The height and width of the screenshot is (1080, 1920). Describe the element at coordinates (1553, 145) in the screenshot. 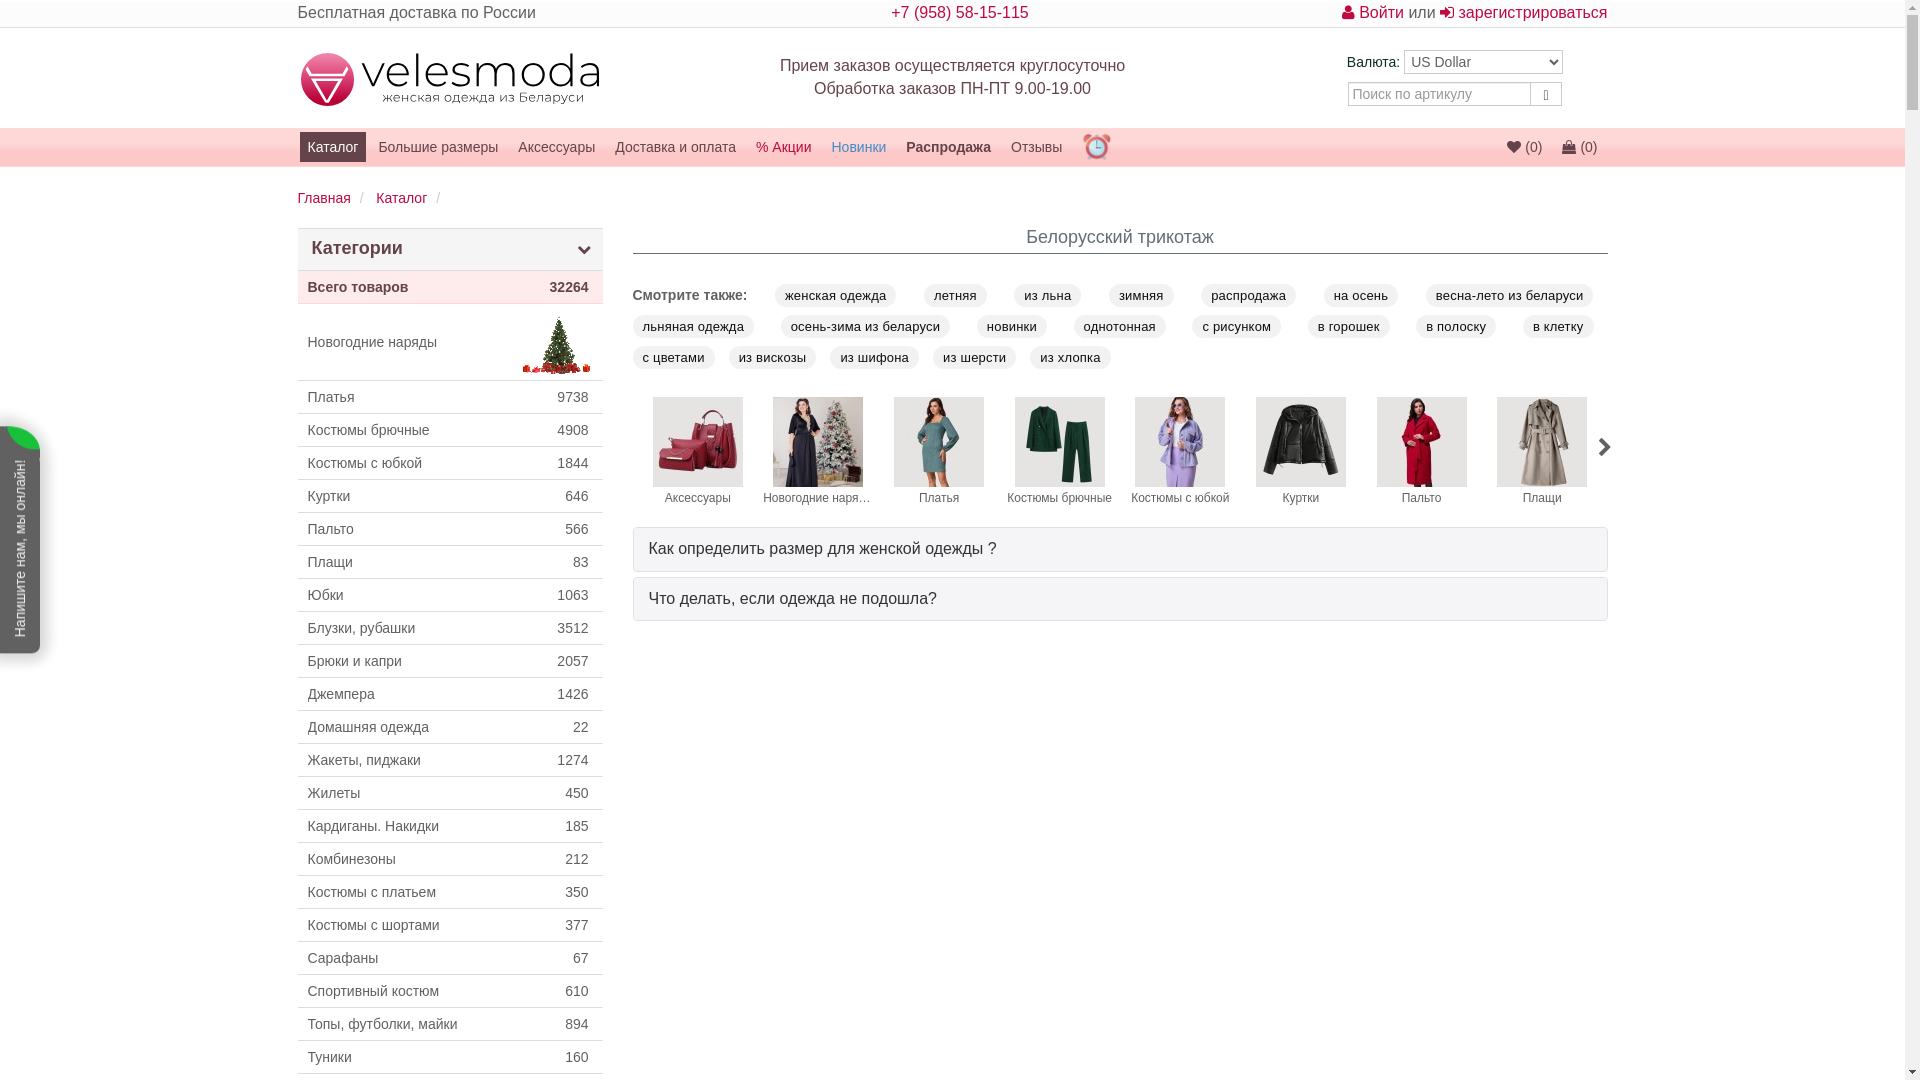

I see `'(0)'` at that location.